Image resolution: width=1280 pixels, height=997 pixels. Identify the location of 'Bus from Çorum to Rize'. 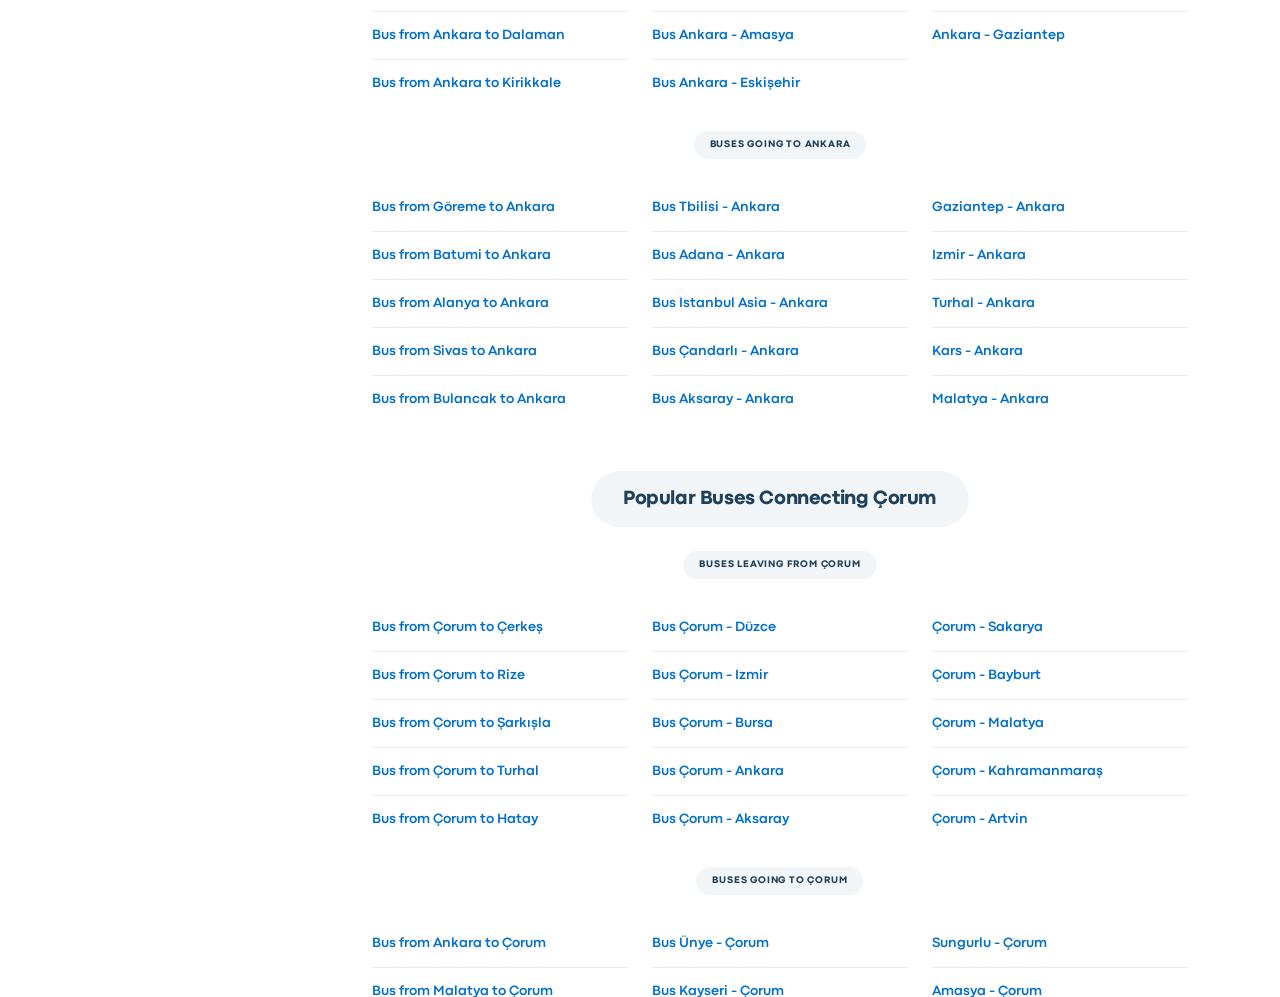
(446, 673).